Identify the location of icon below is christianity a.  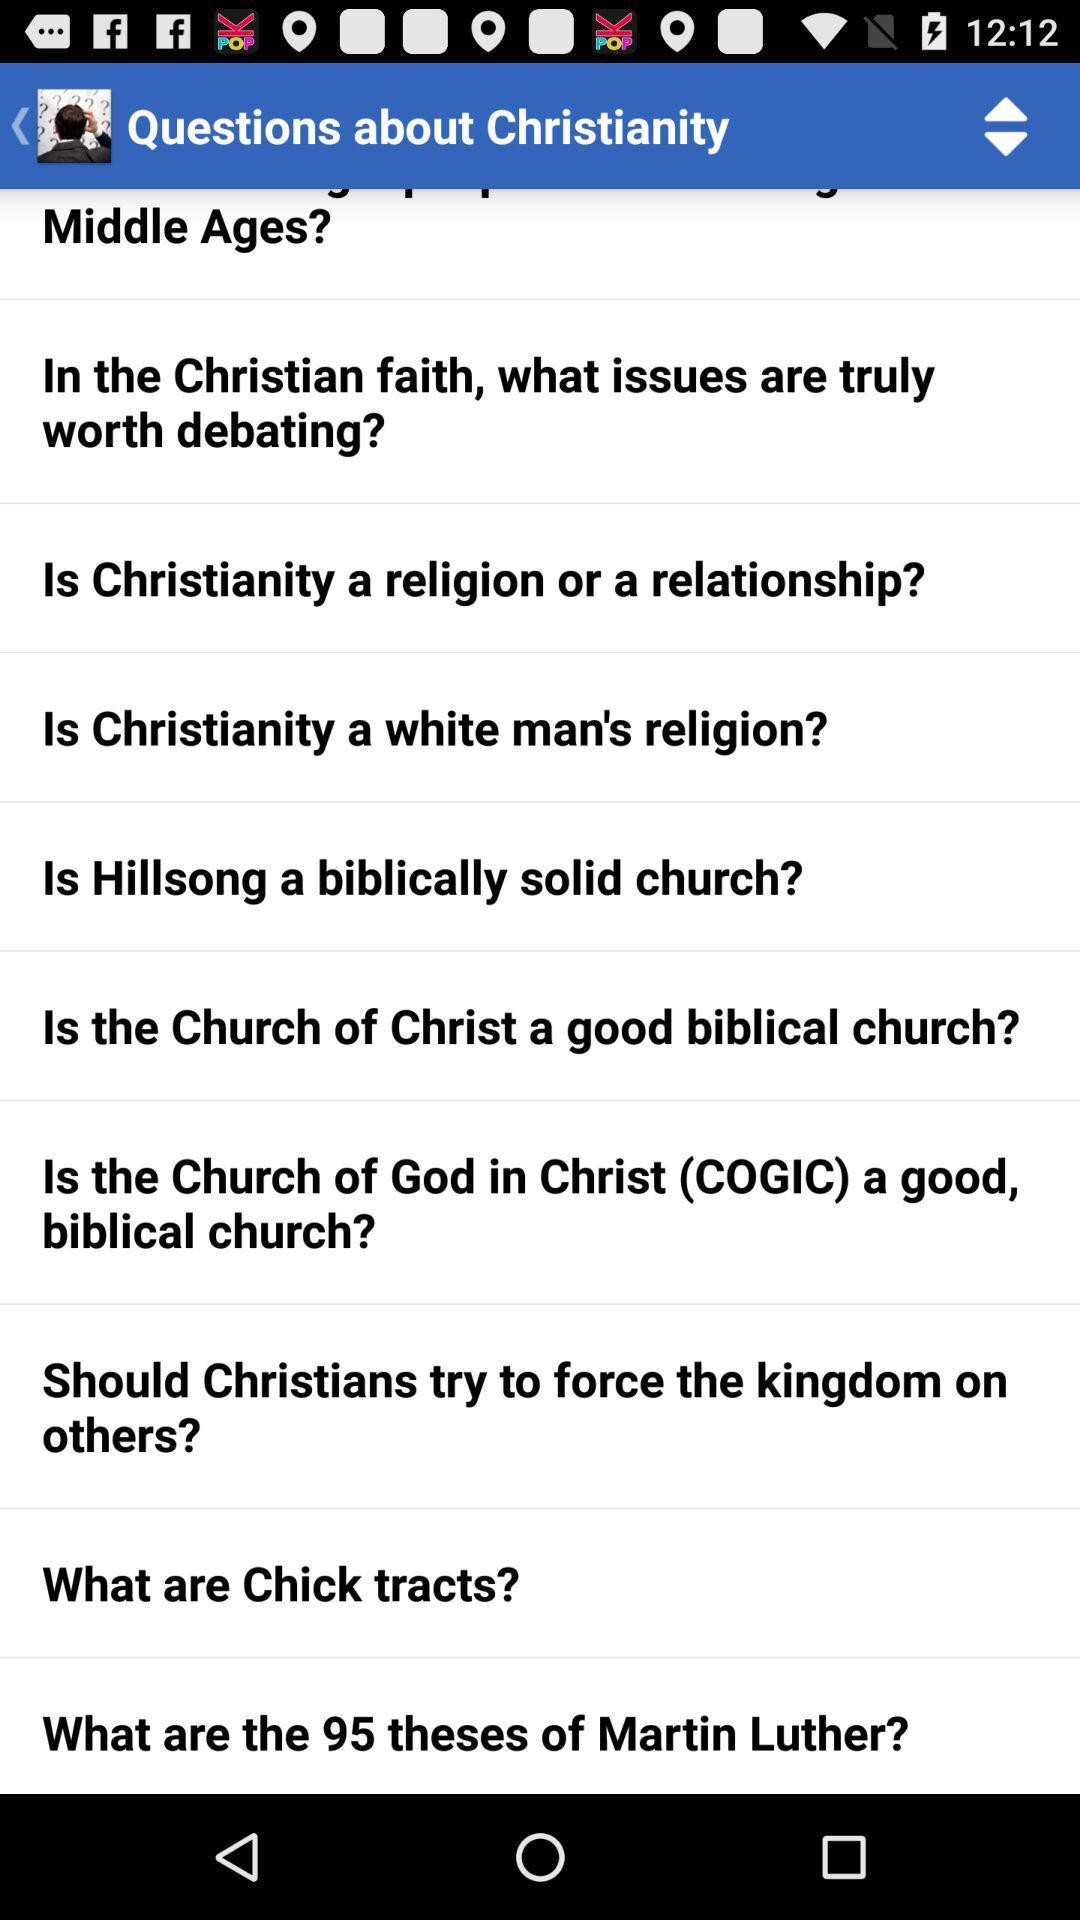
(540, 876).